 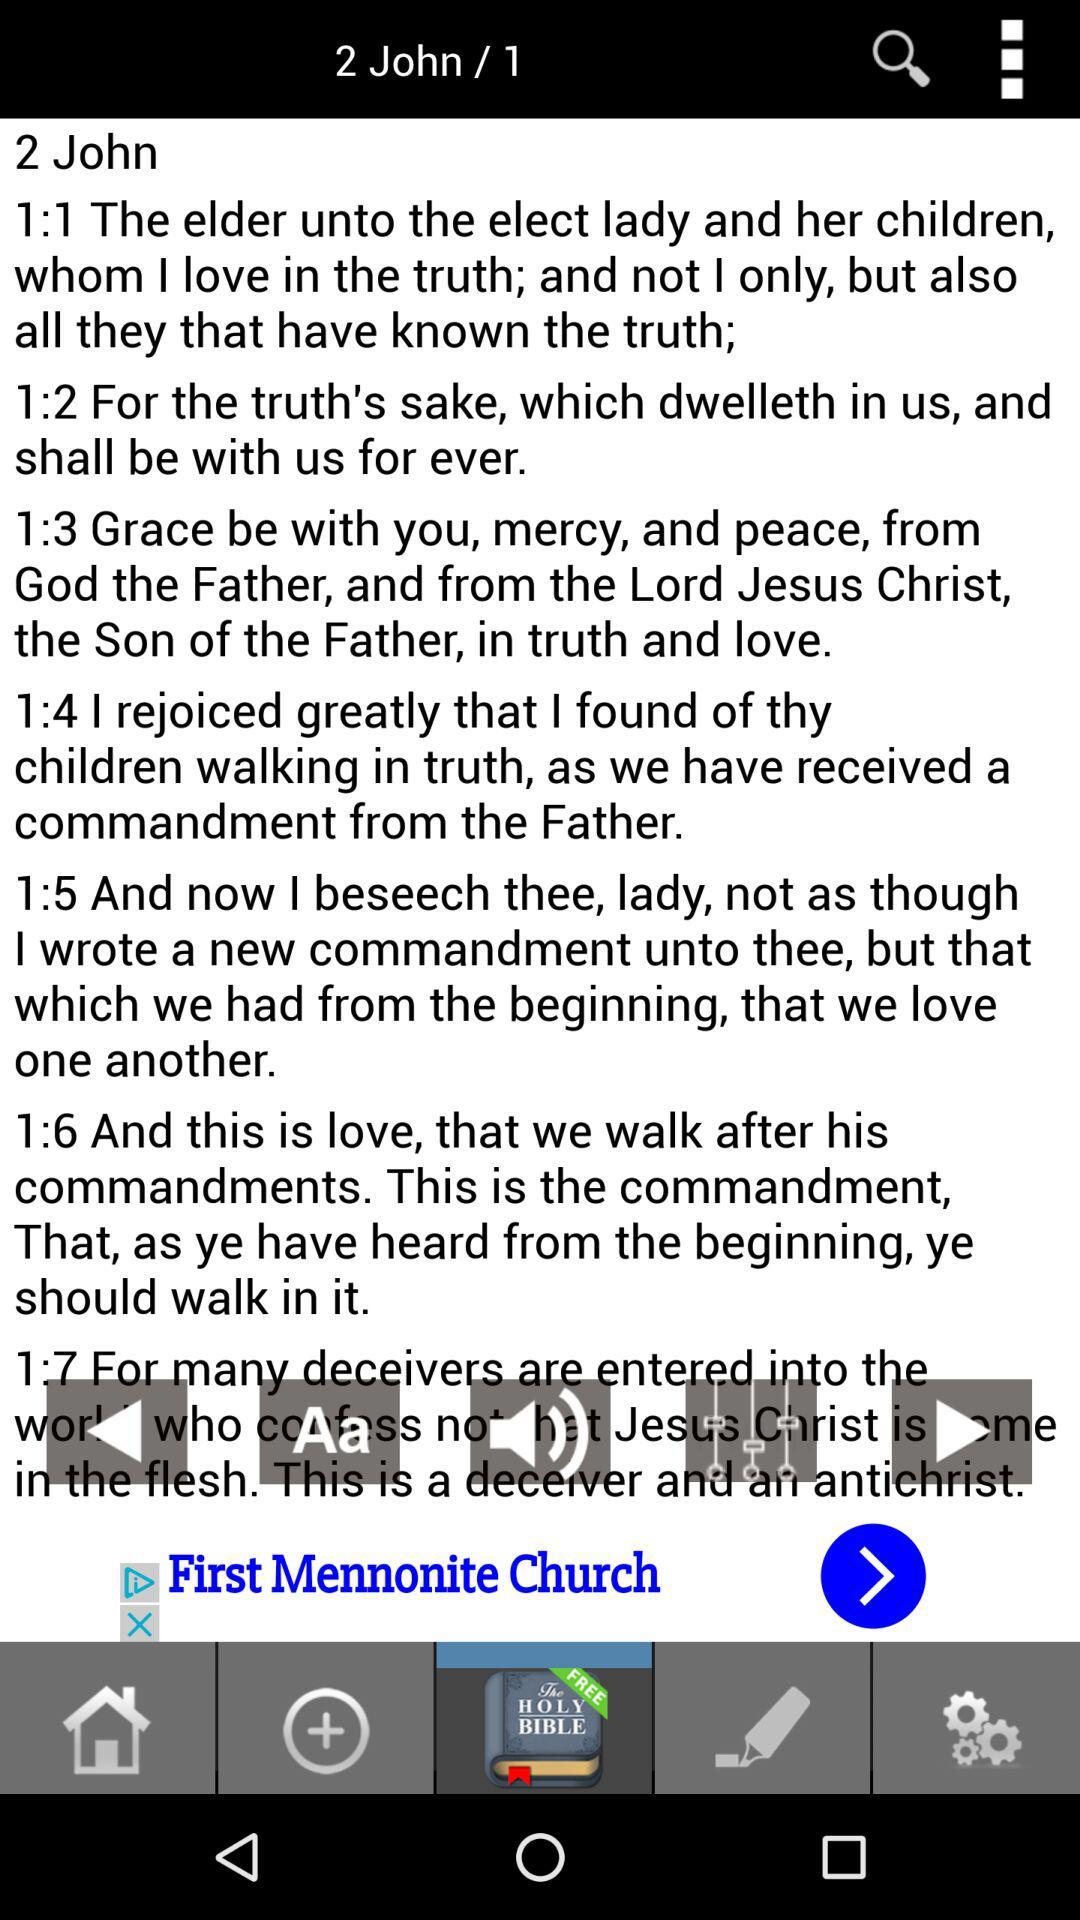 I want to click on the home icon, so click(x=107, y=1851).